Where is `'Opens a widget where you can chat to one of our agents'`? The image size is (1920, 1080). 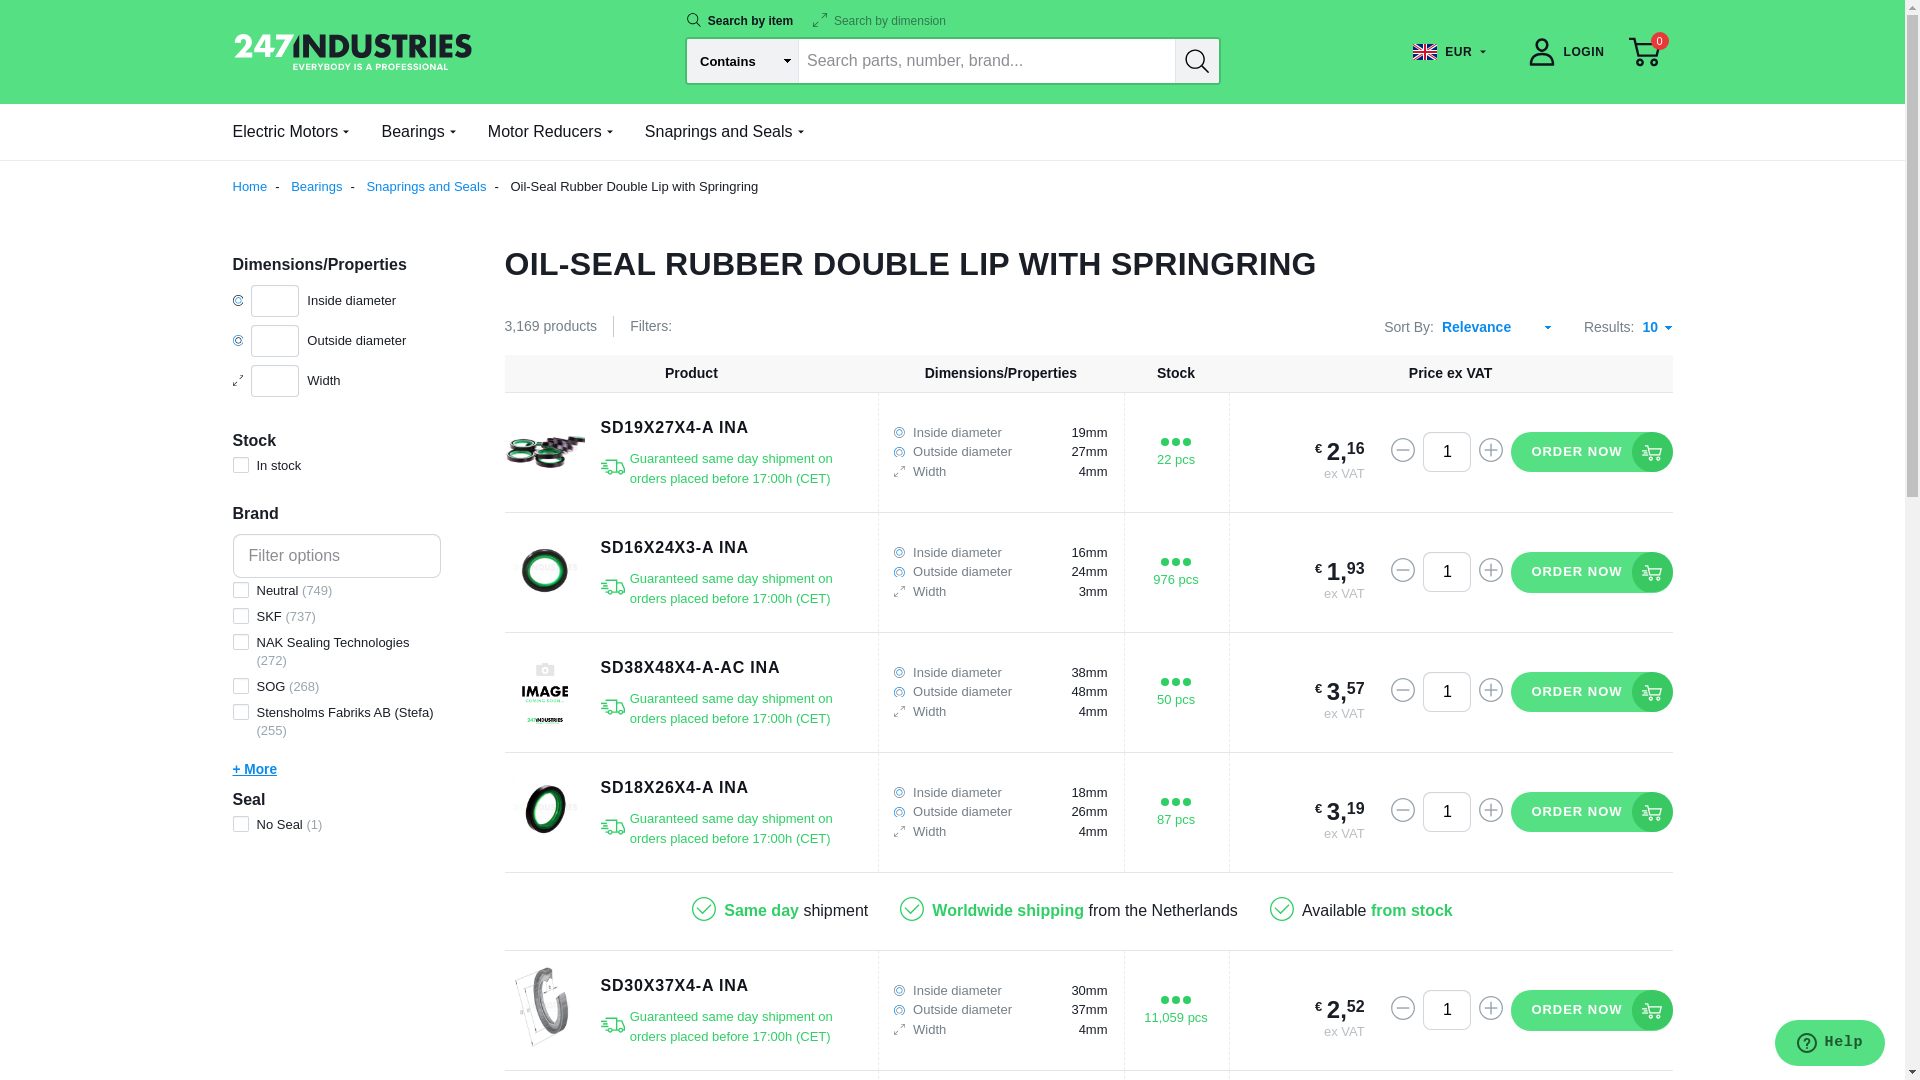
'Opens a widget where you can chat to one of our agents' is located at coordinates (1829, 1044).